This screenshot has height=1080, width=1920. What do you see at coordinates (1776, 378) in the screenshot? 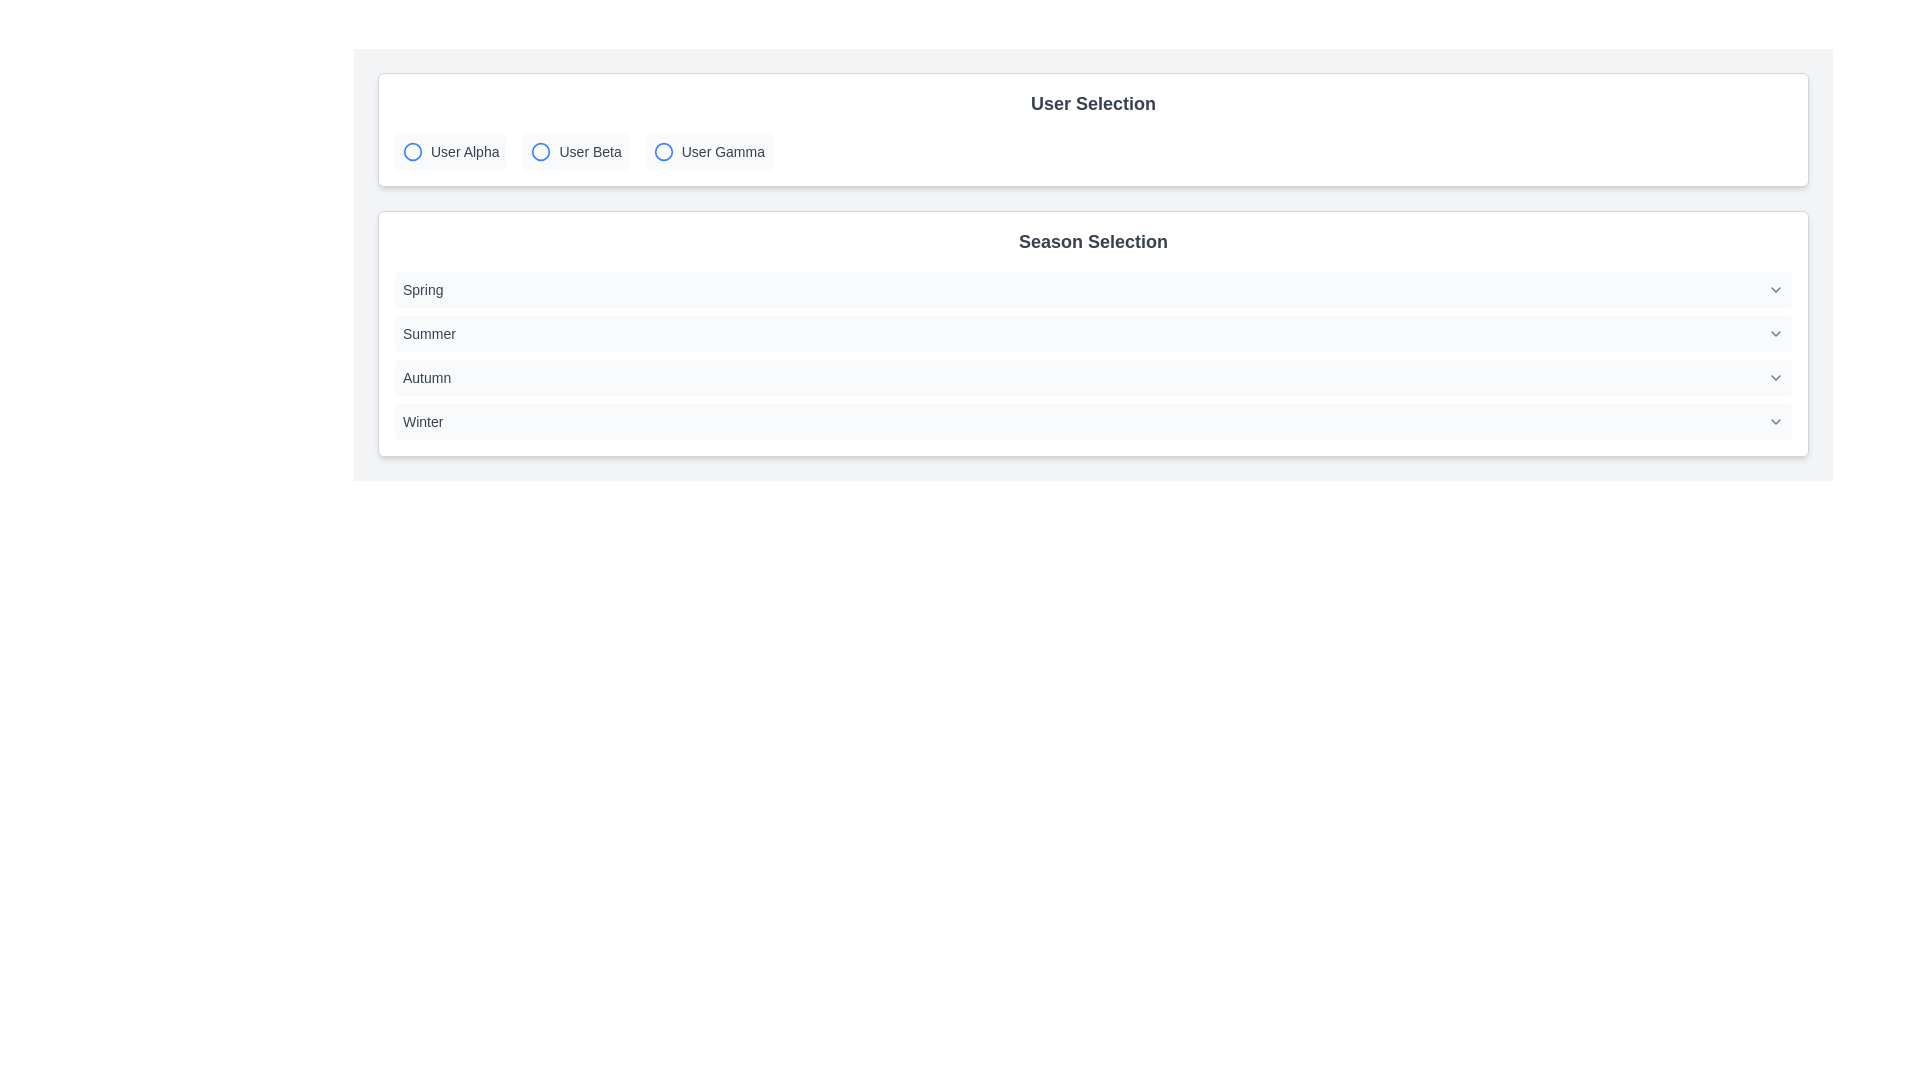
I see `the Chevron-Down icon in the 'Autumn' section to interact with the associated dropdown` at bounding box center [1776, 378].